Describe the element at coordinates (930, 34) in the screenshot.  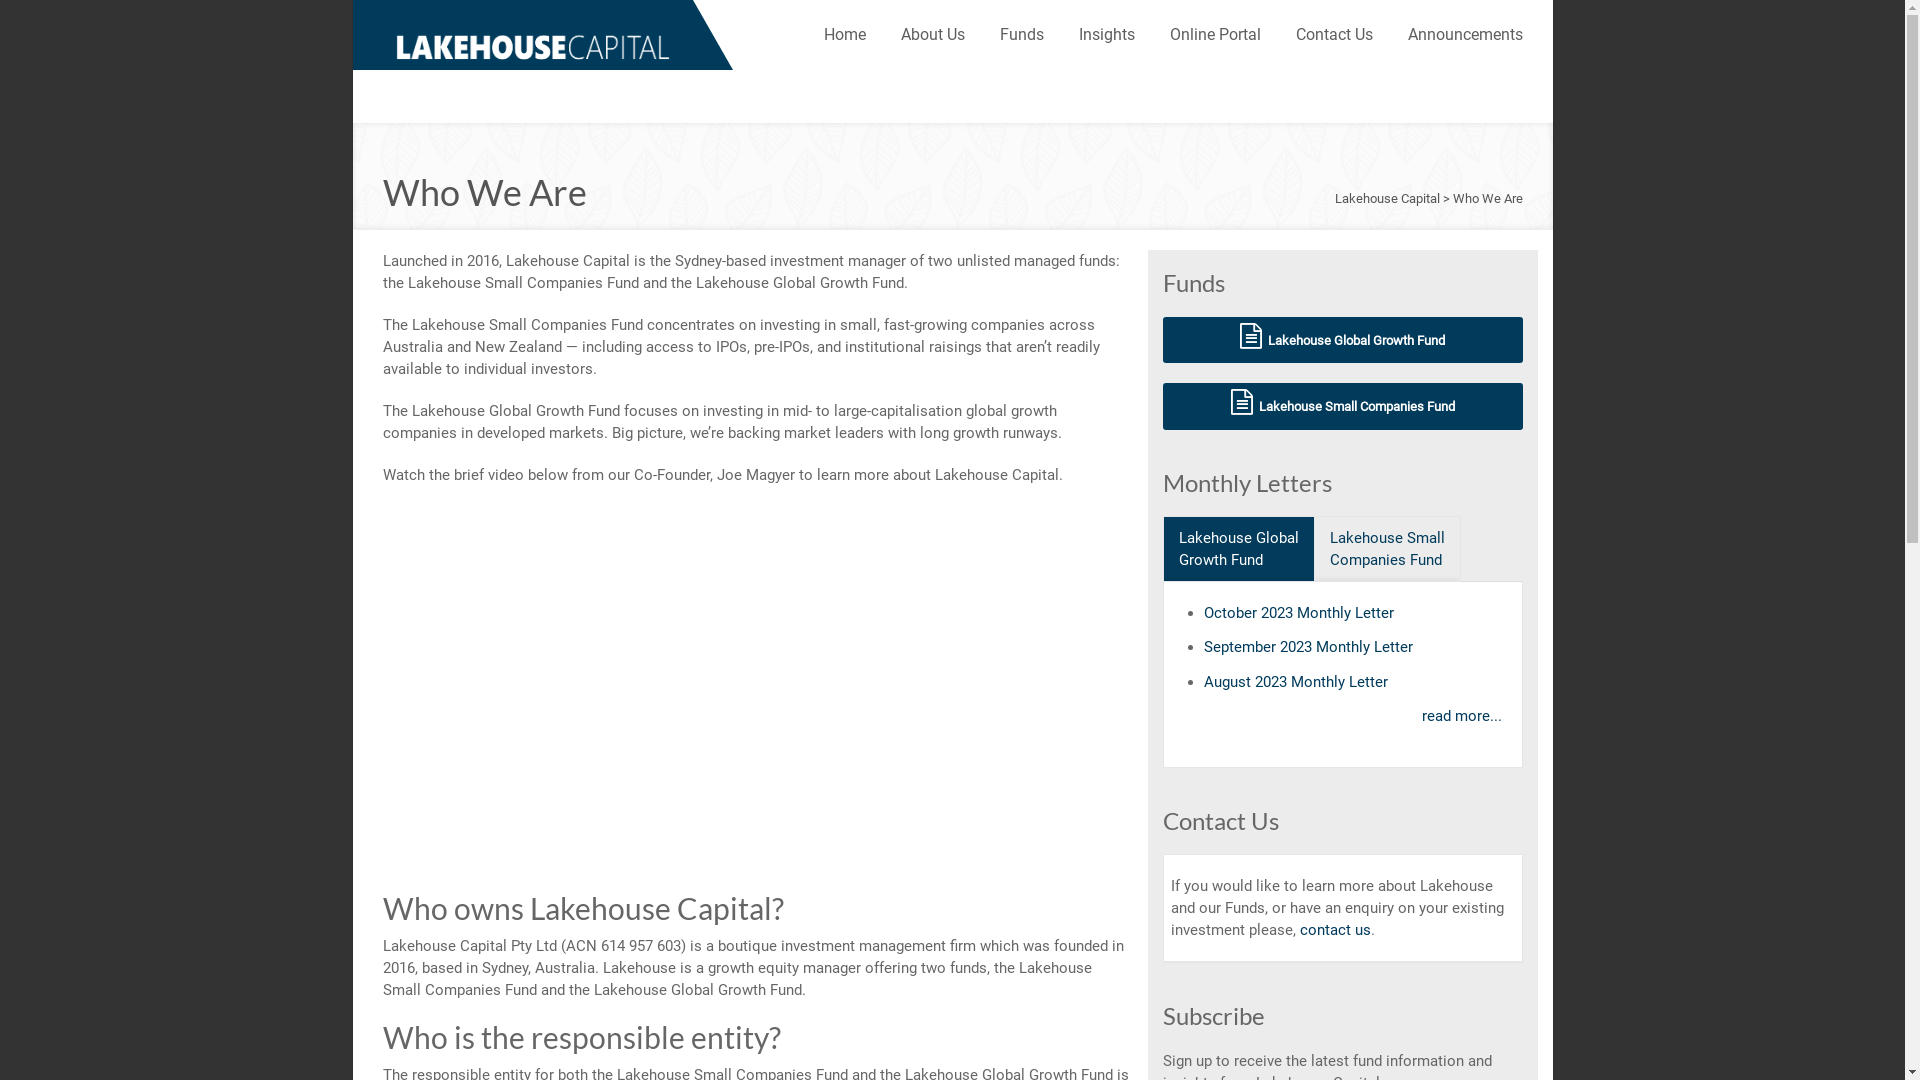
I see `'About Us'` at that location.